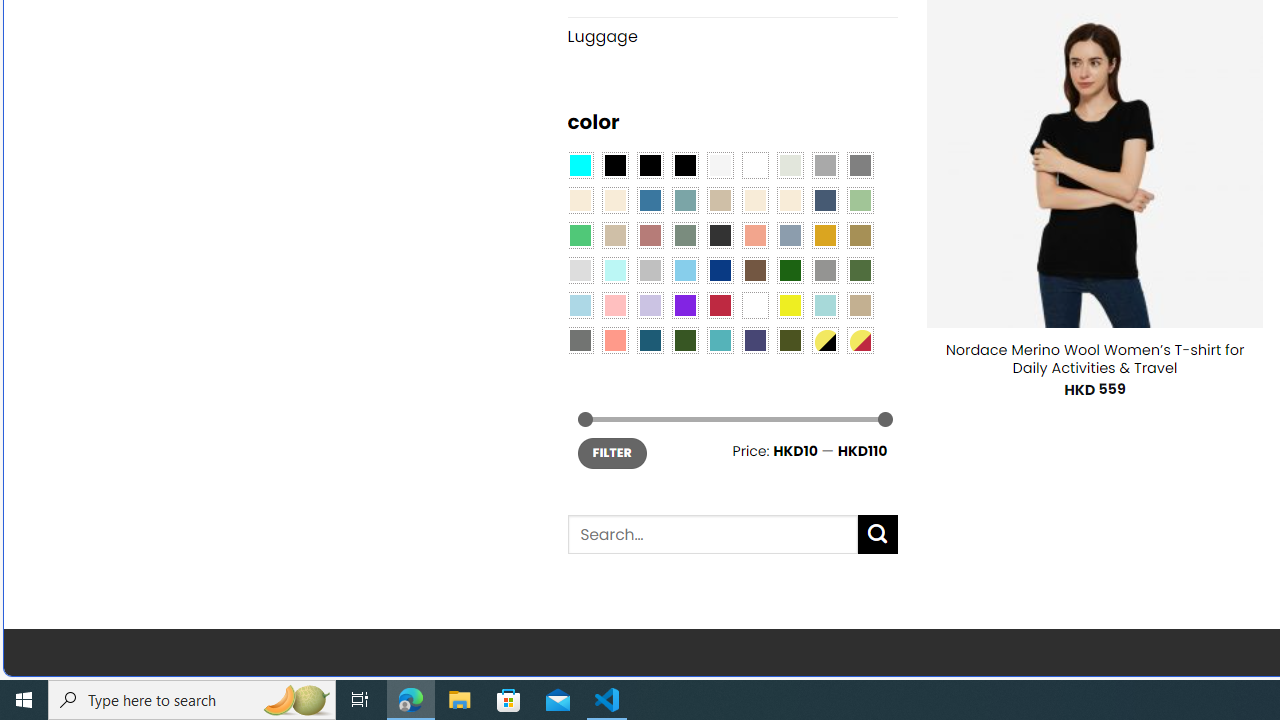  What do you see at coordinates (754, 305) in the screenshot?
I see `'White'` at bounding box center [754, 305].